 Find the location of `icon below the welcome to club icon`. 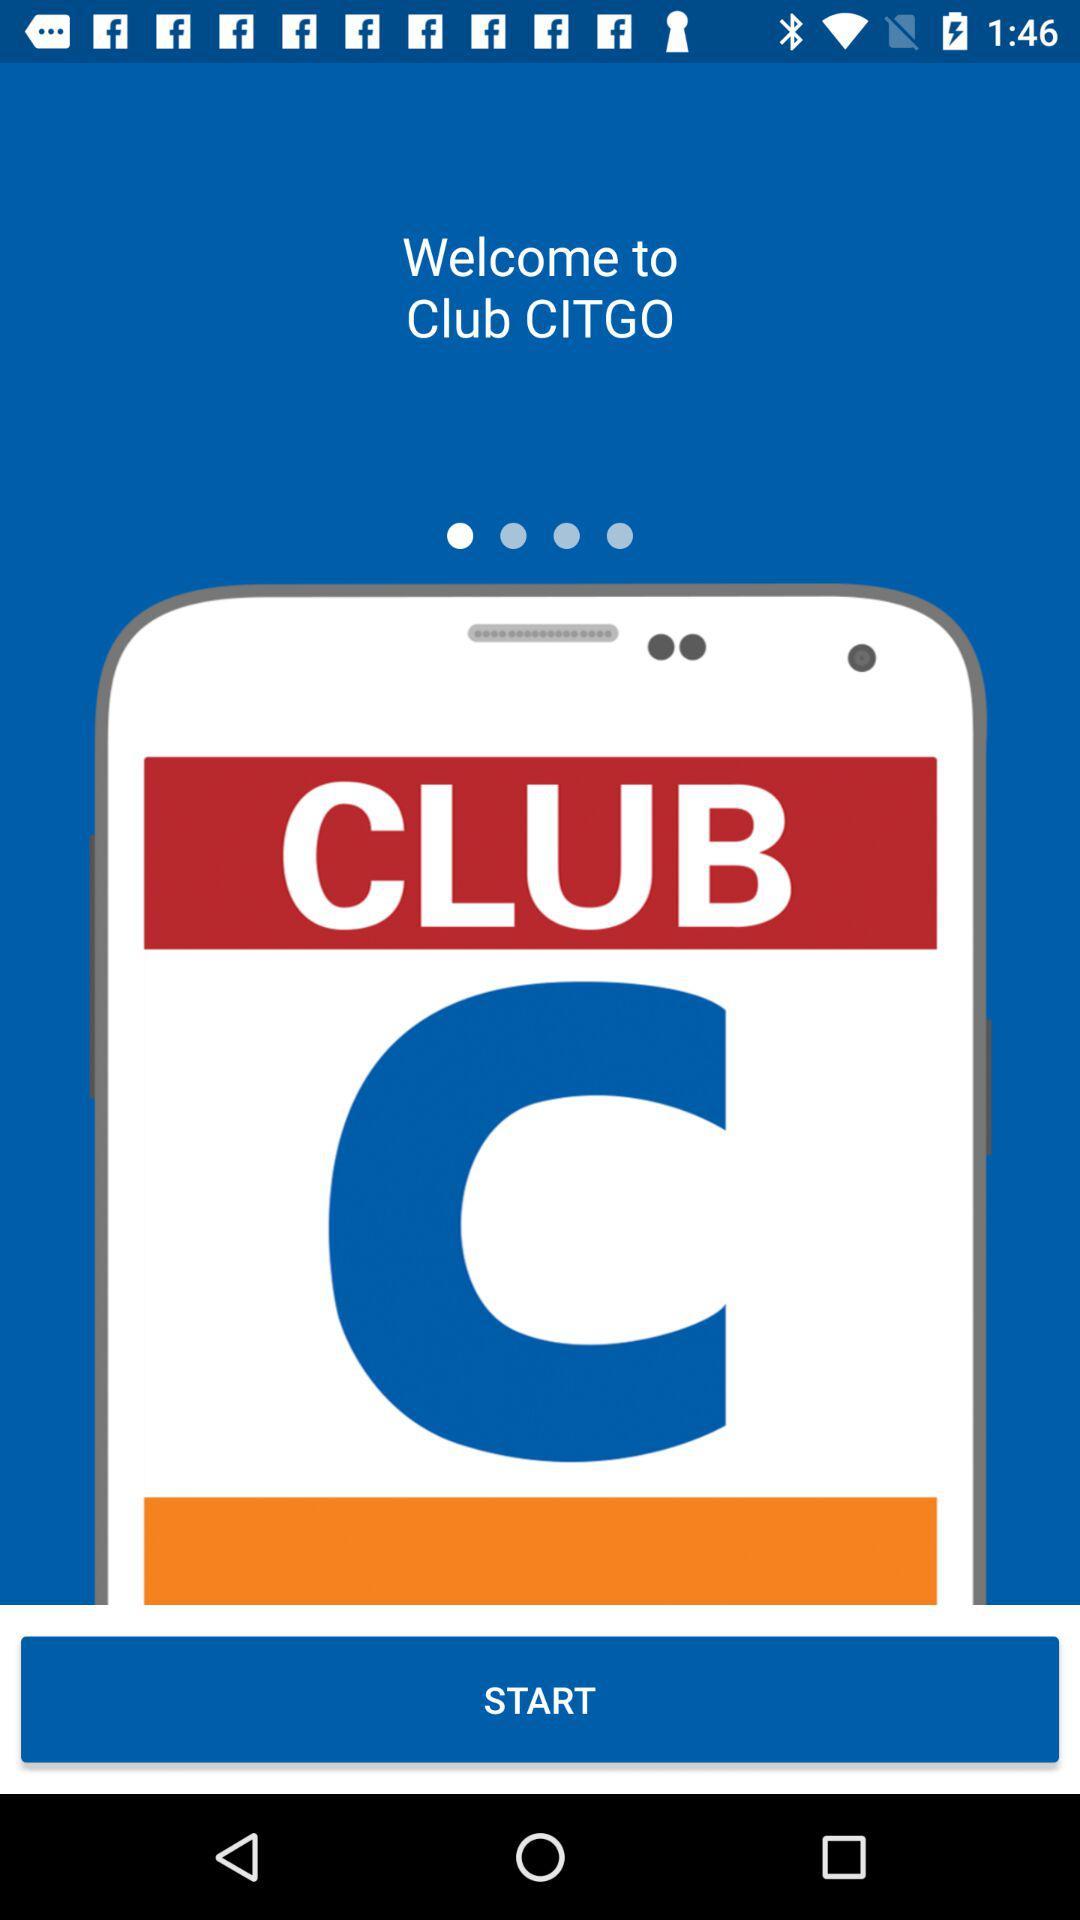

icon below the welcome to club icon is located at coordinates (618, 535).